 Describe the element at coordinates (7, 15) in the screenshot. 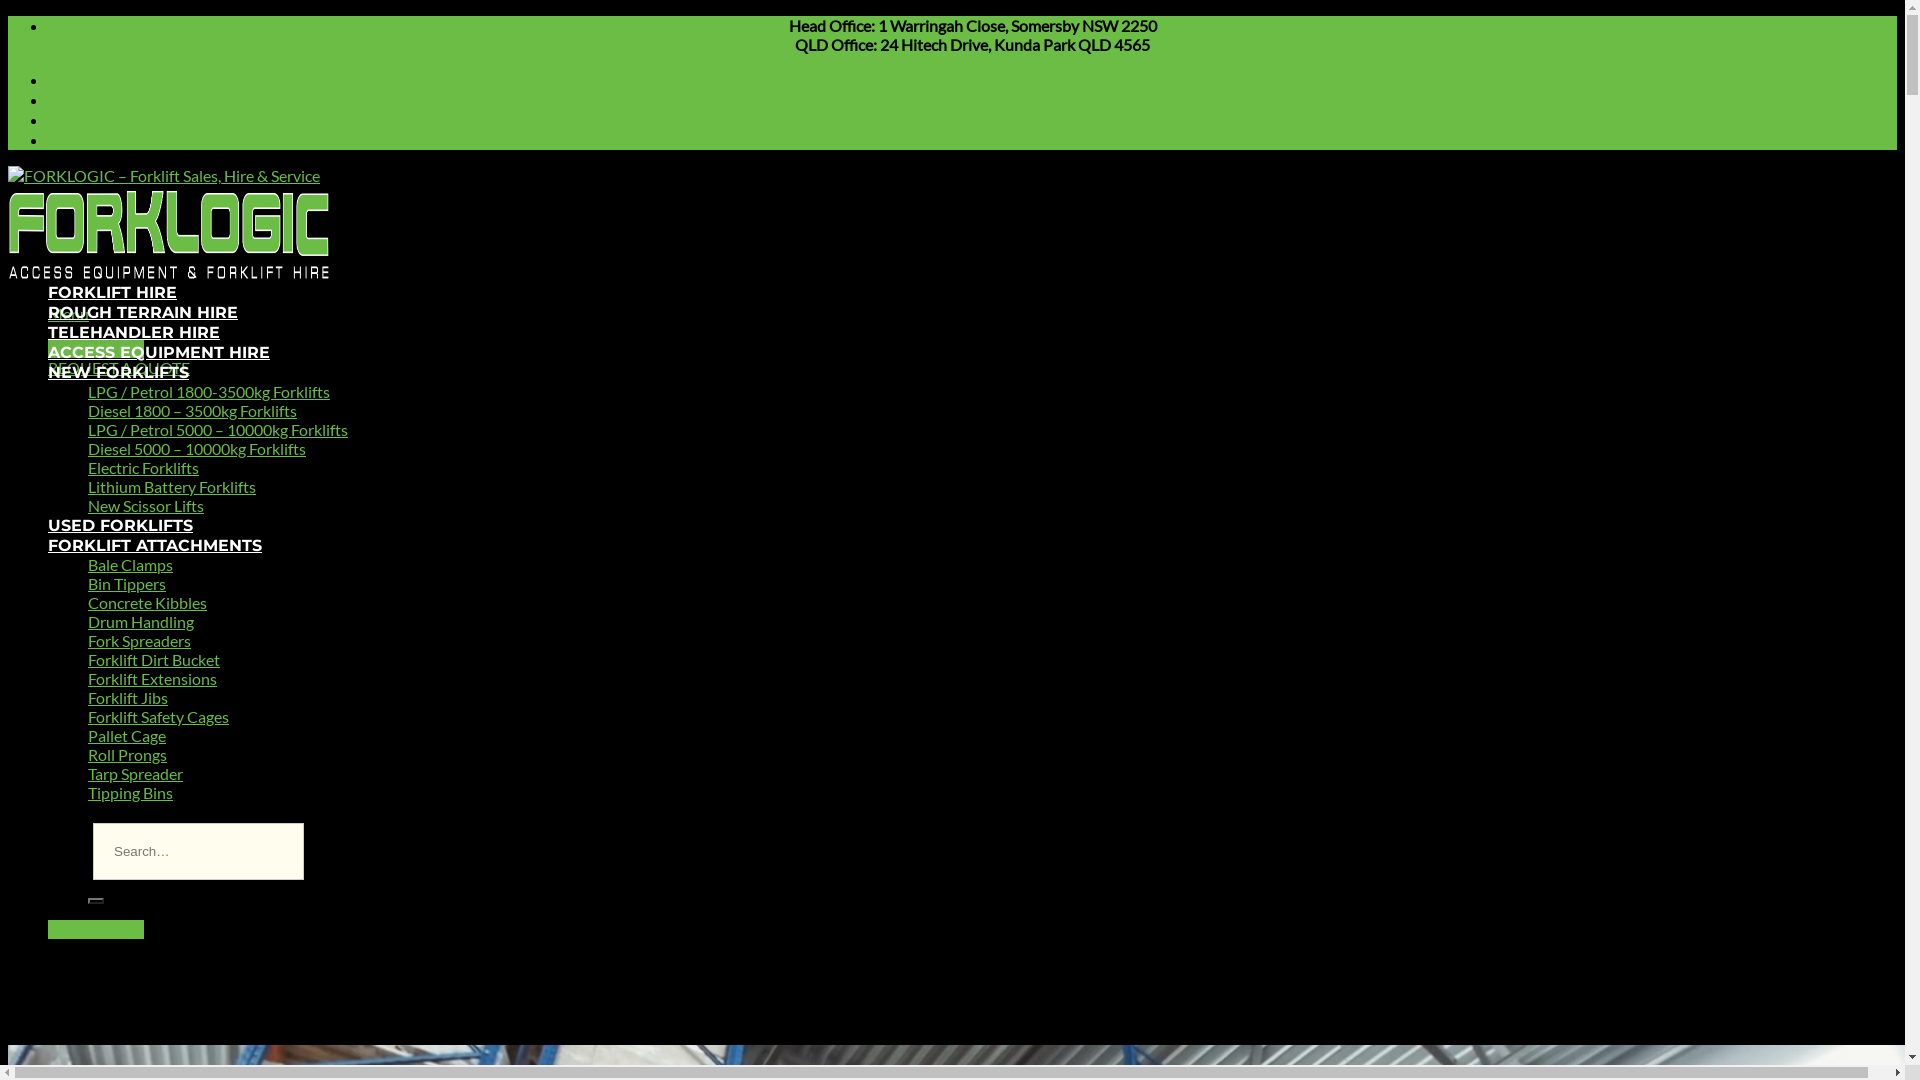

I see `'Skip to content'` at that location.